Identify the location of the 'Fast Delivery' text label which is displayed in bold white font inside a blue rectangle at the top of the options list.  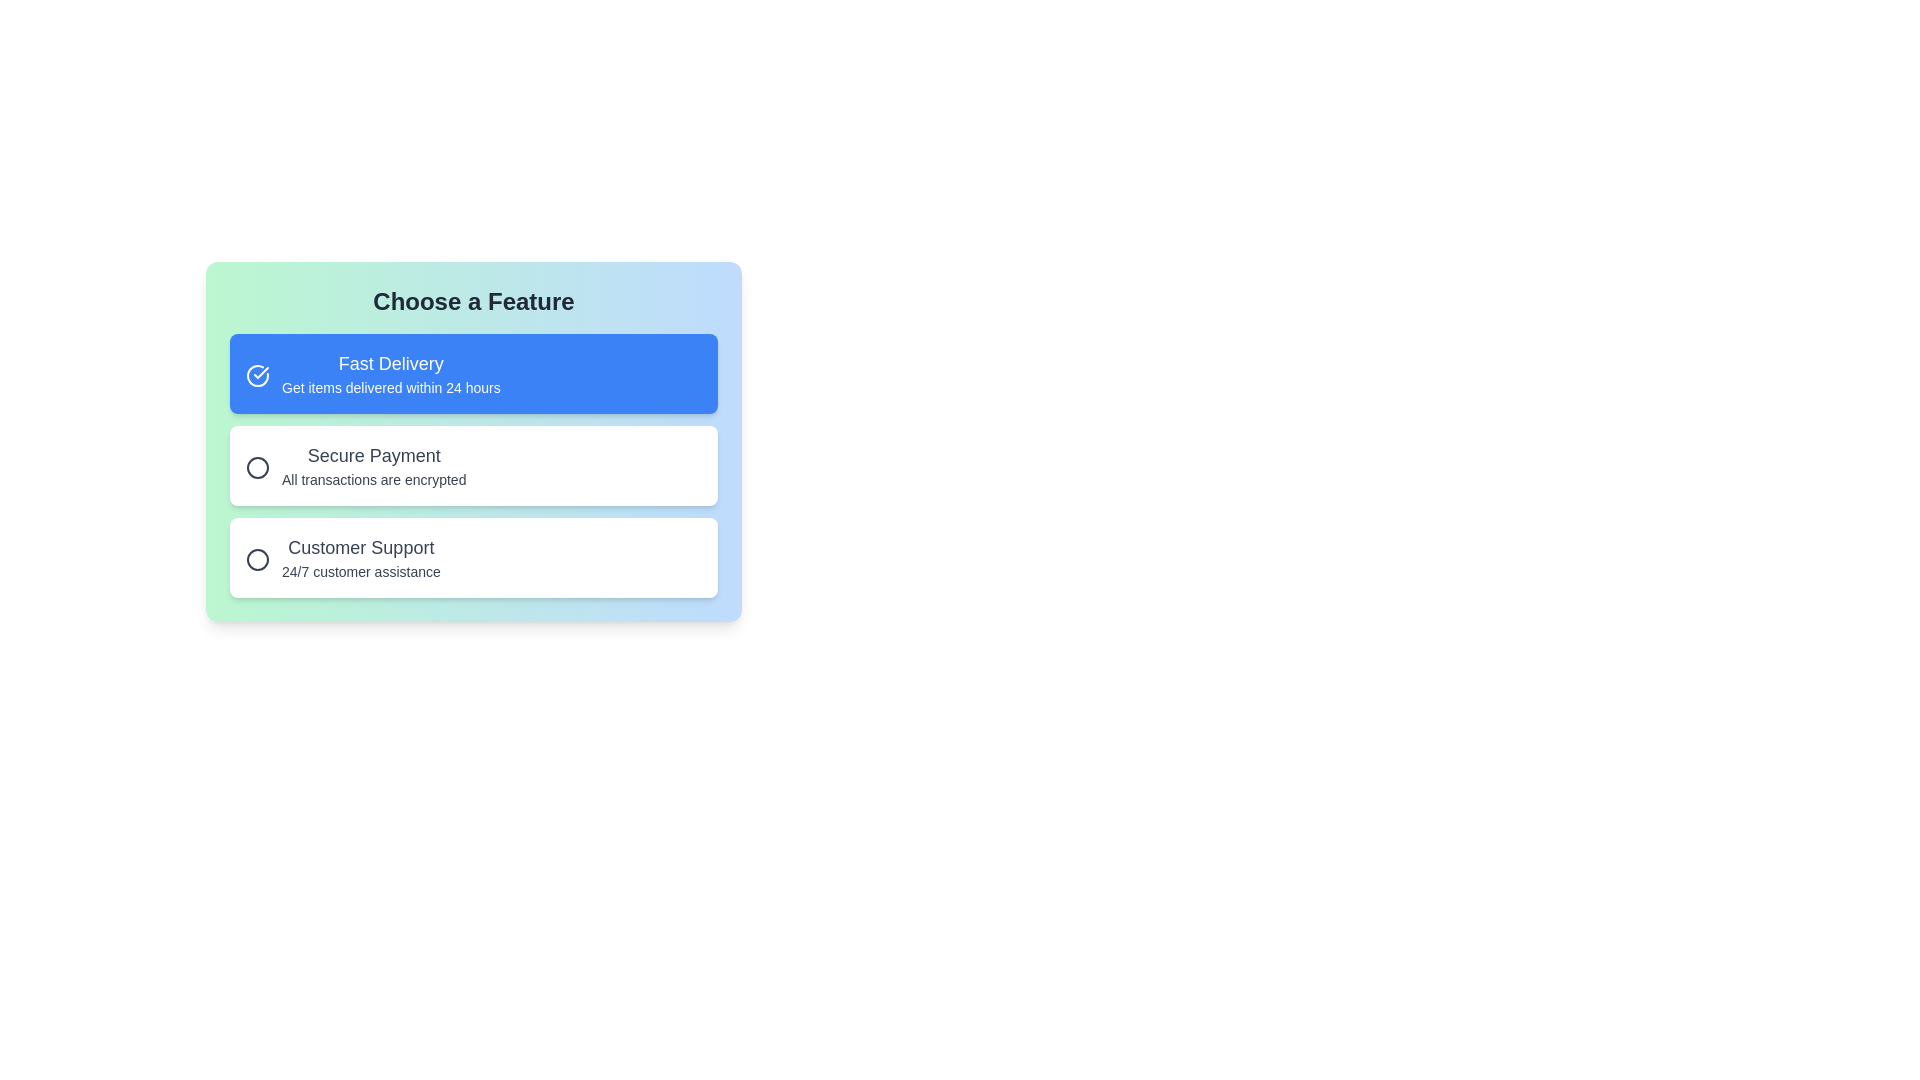
(391, 363).